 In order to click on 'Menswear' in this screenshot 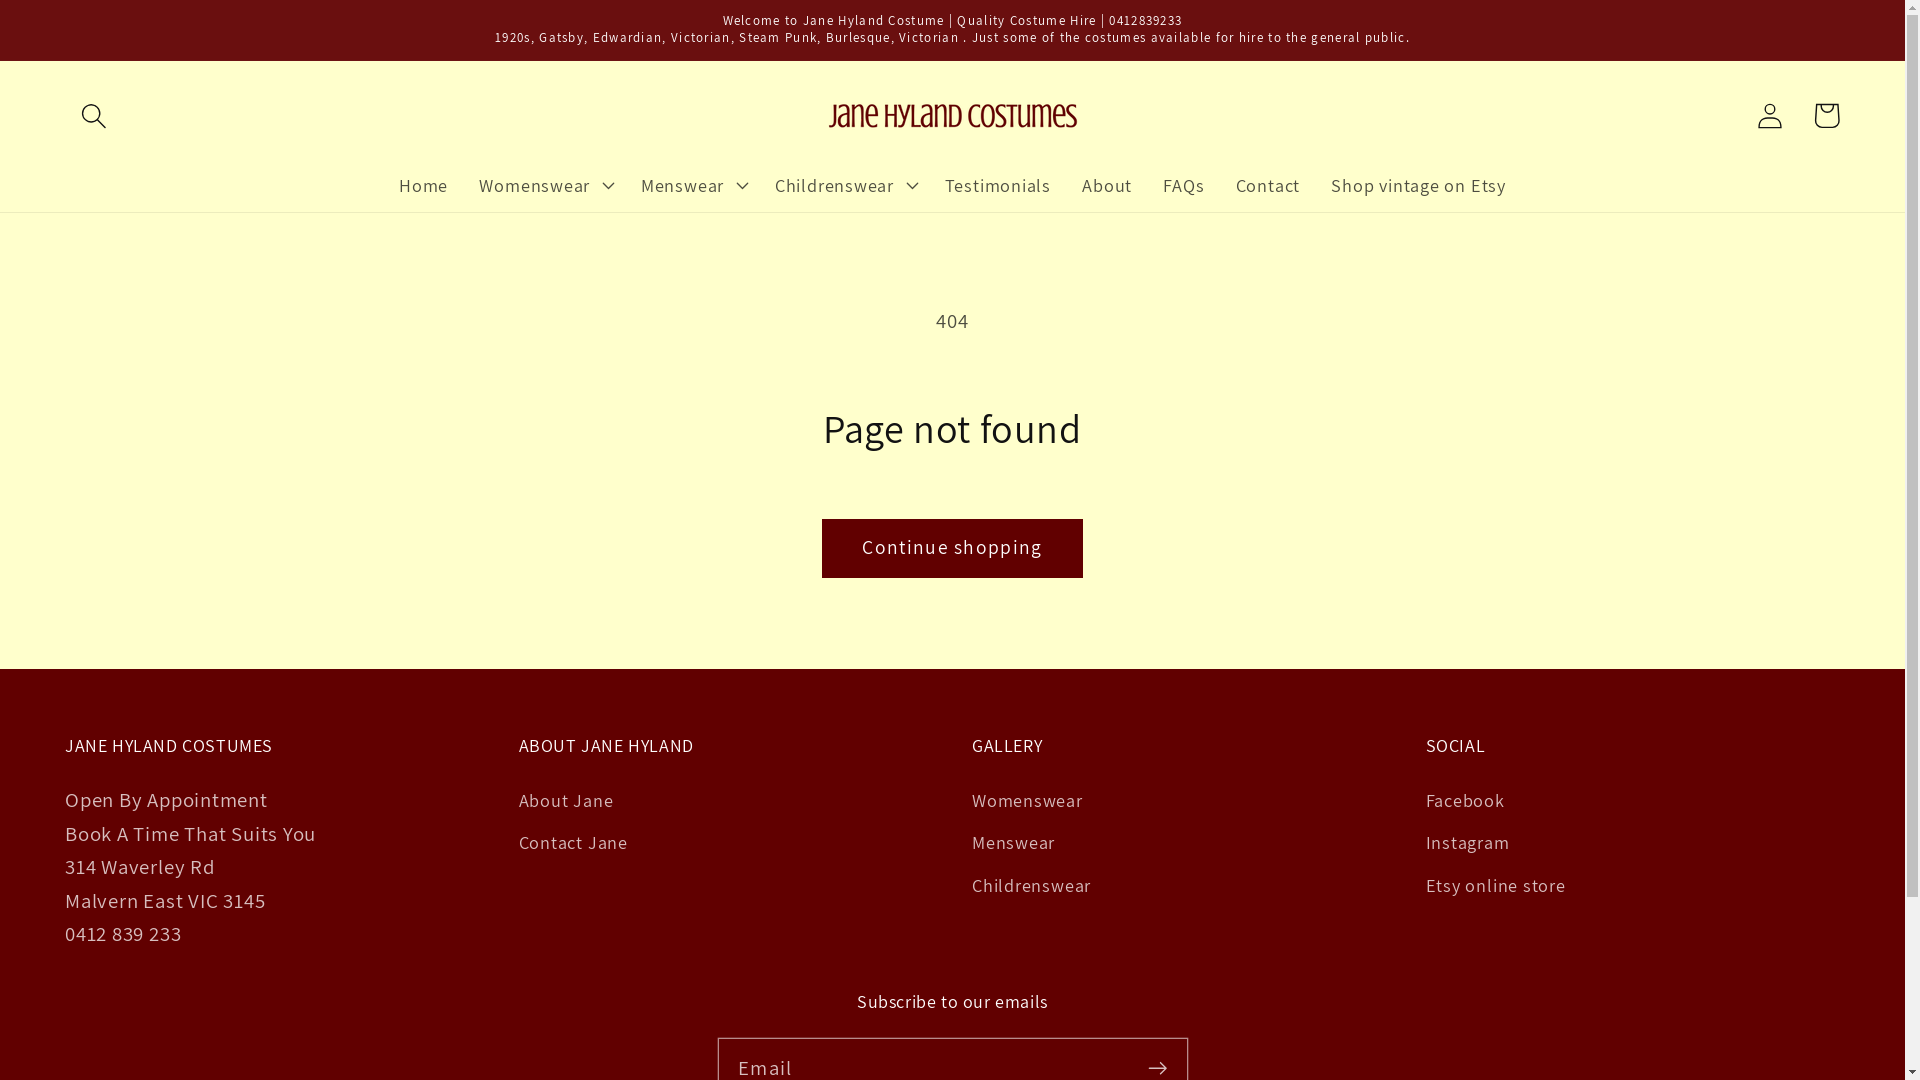, I will do `click(1013, 843)`.